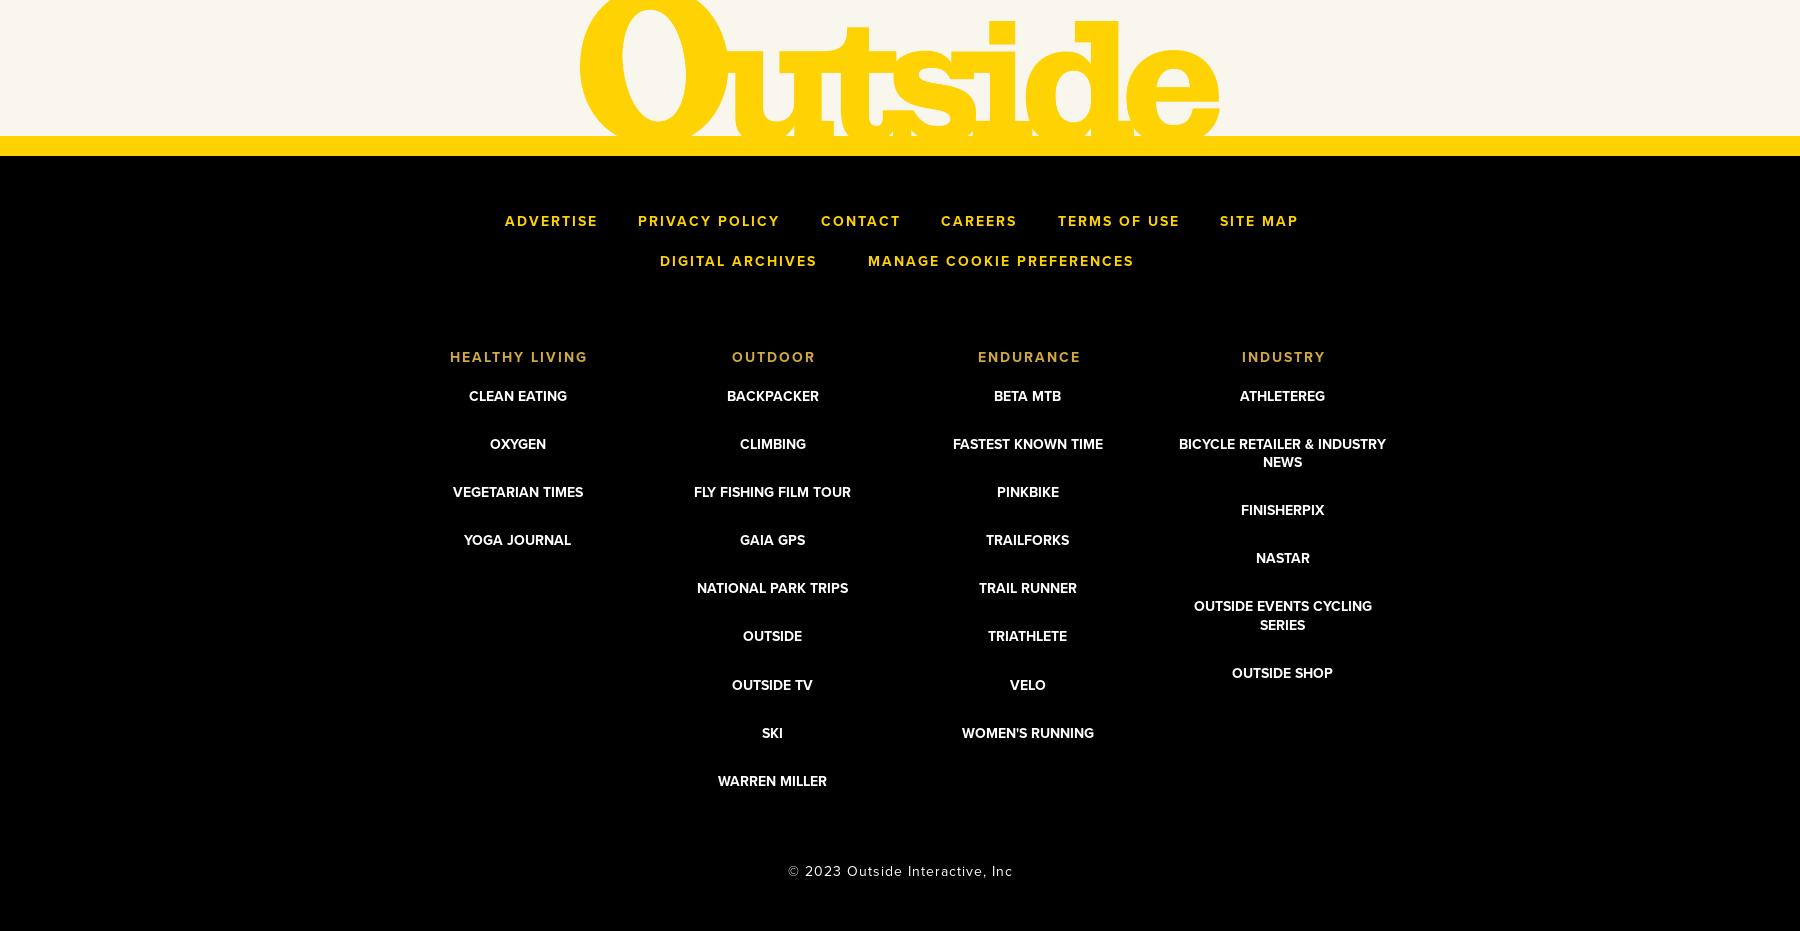 This screenshot has height=931, width=1800. I want to click on 'Trail Runner', so click(976, 587).